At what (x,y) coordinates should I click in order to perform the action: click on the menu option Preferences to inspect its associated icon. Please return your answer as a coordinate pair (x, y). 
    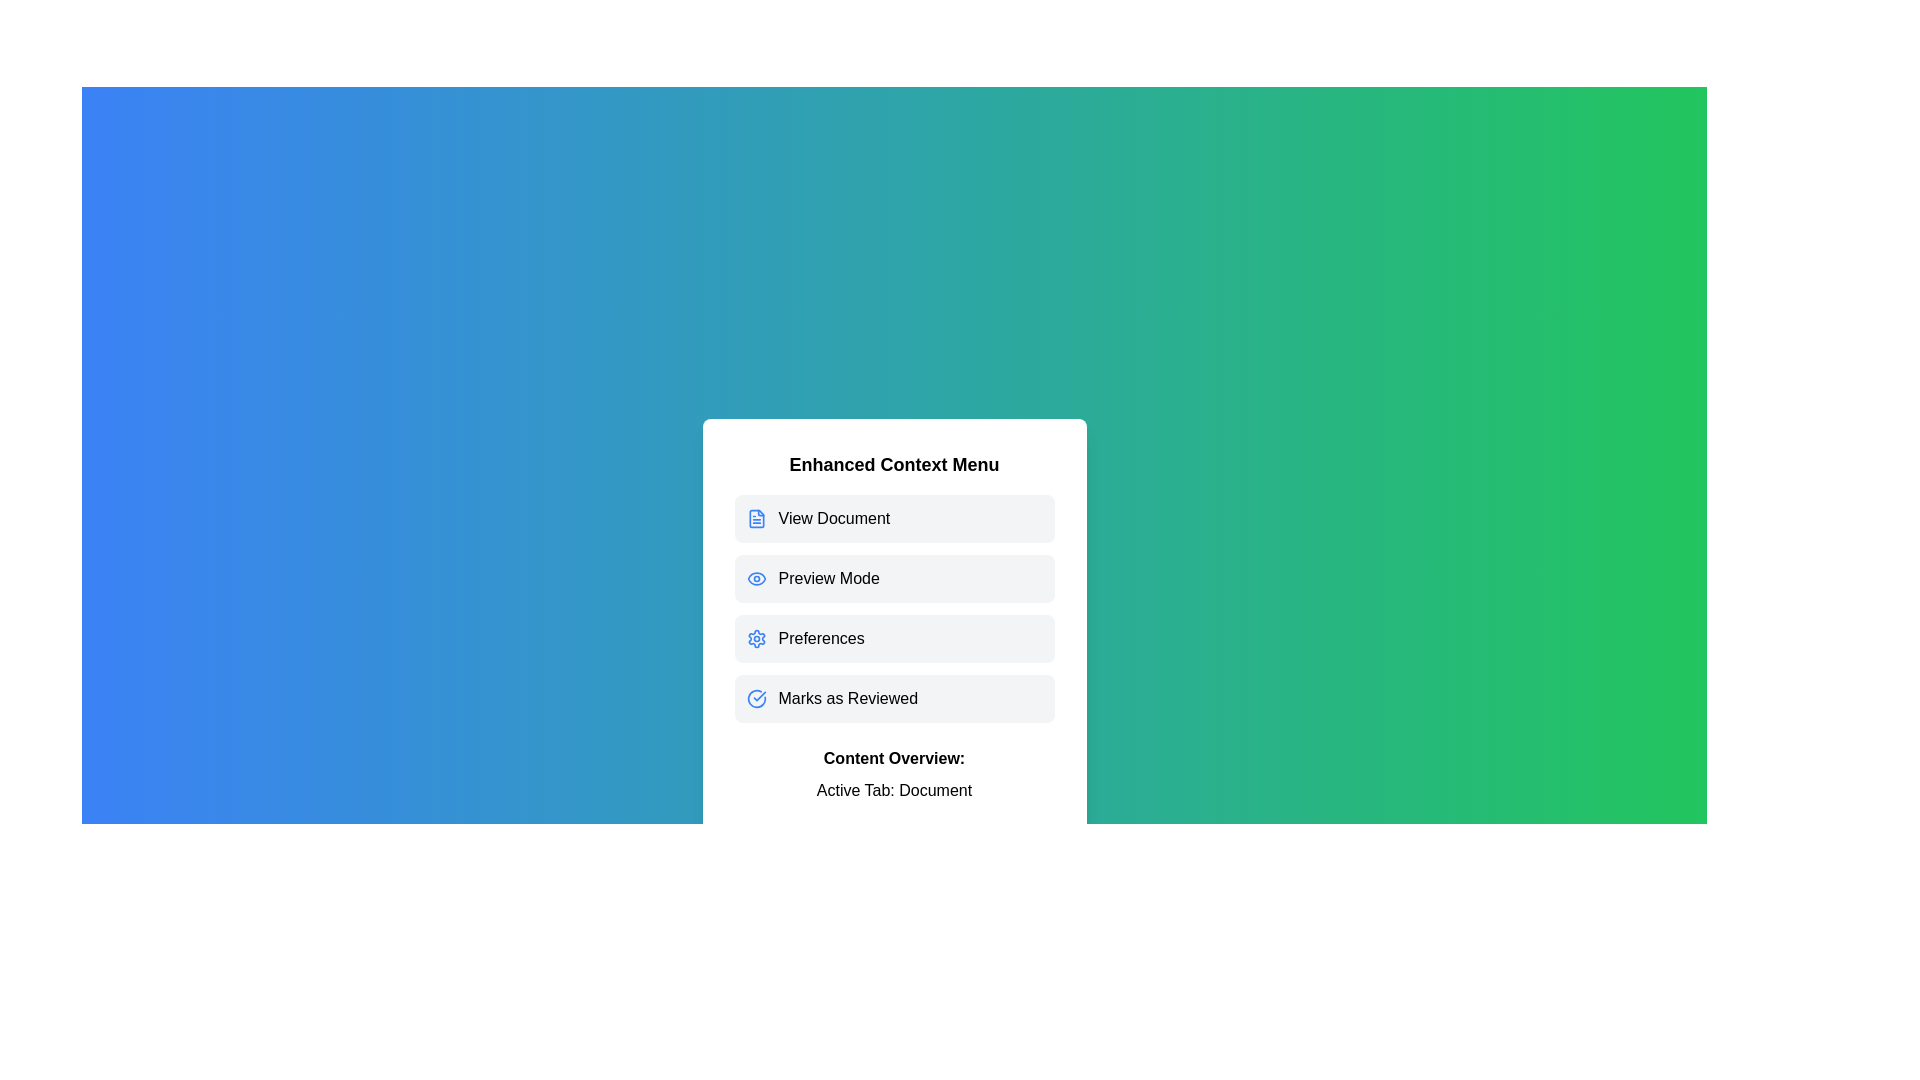
    Looking at the image, I should click on (893, 639).